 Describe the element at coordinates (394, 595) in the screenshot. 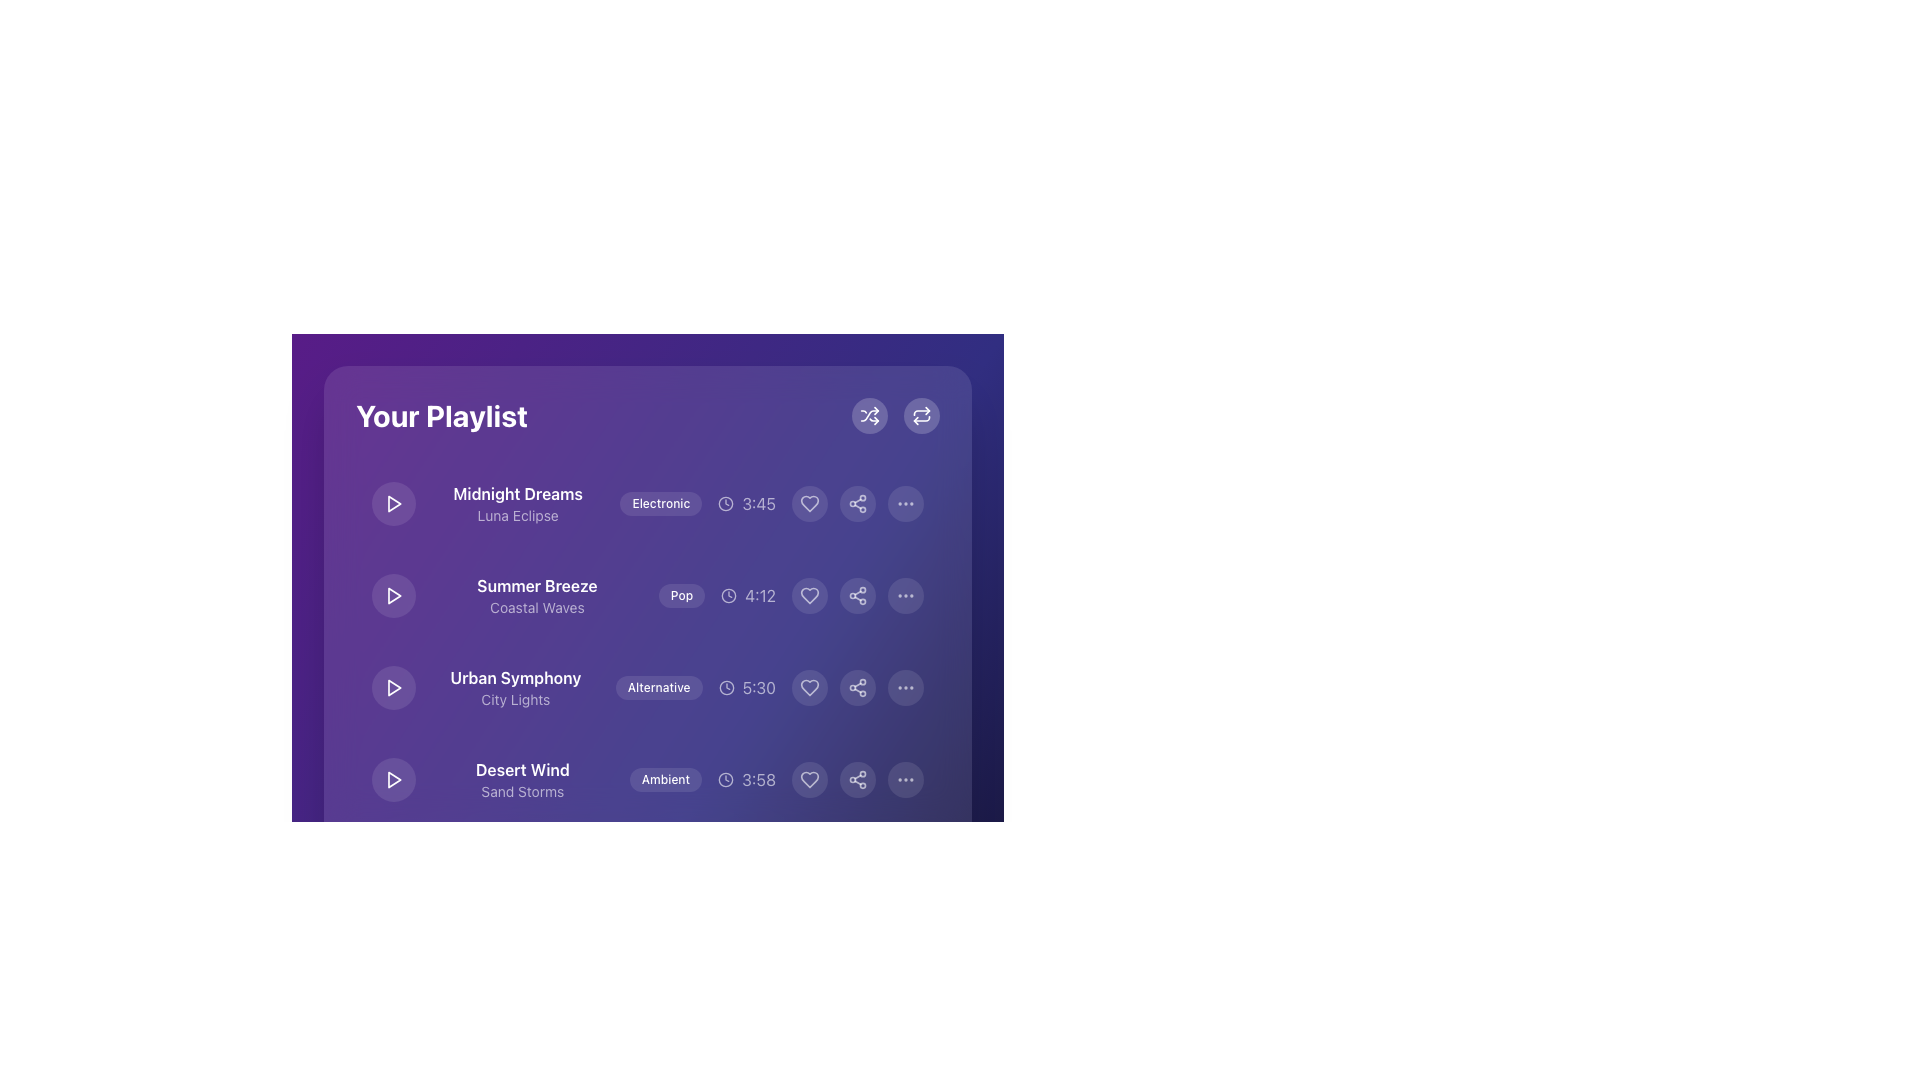

I see `the play button for the track 'Summer Breeze'` at that location.